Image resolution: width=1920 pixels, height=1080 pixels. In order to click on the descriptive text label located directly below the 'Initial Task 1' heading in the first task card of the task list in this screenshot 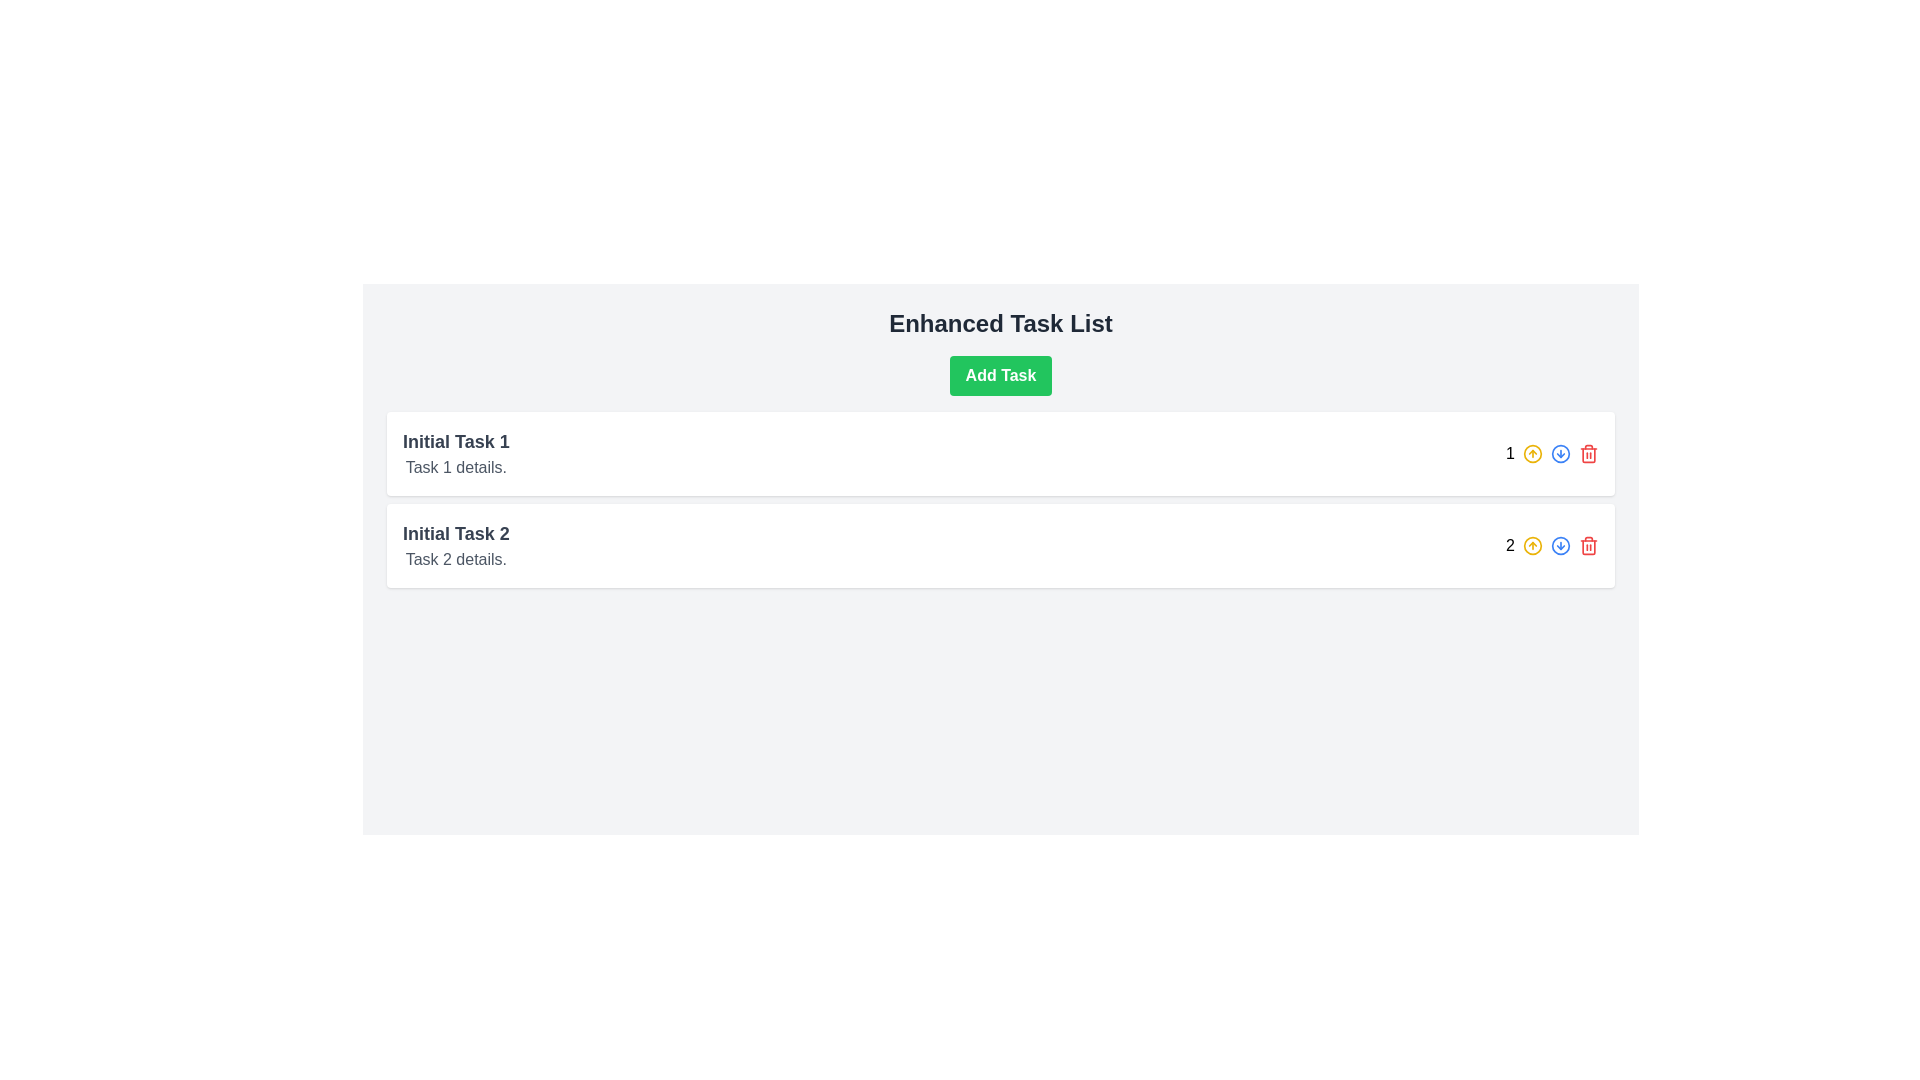, I will do `click(455, 467)`.